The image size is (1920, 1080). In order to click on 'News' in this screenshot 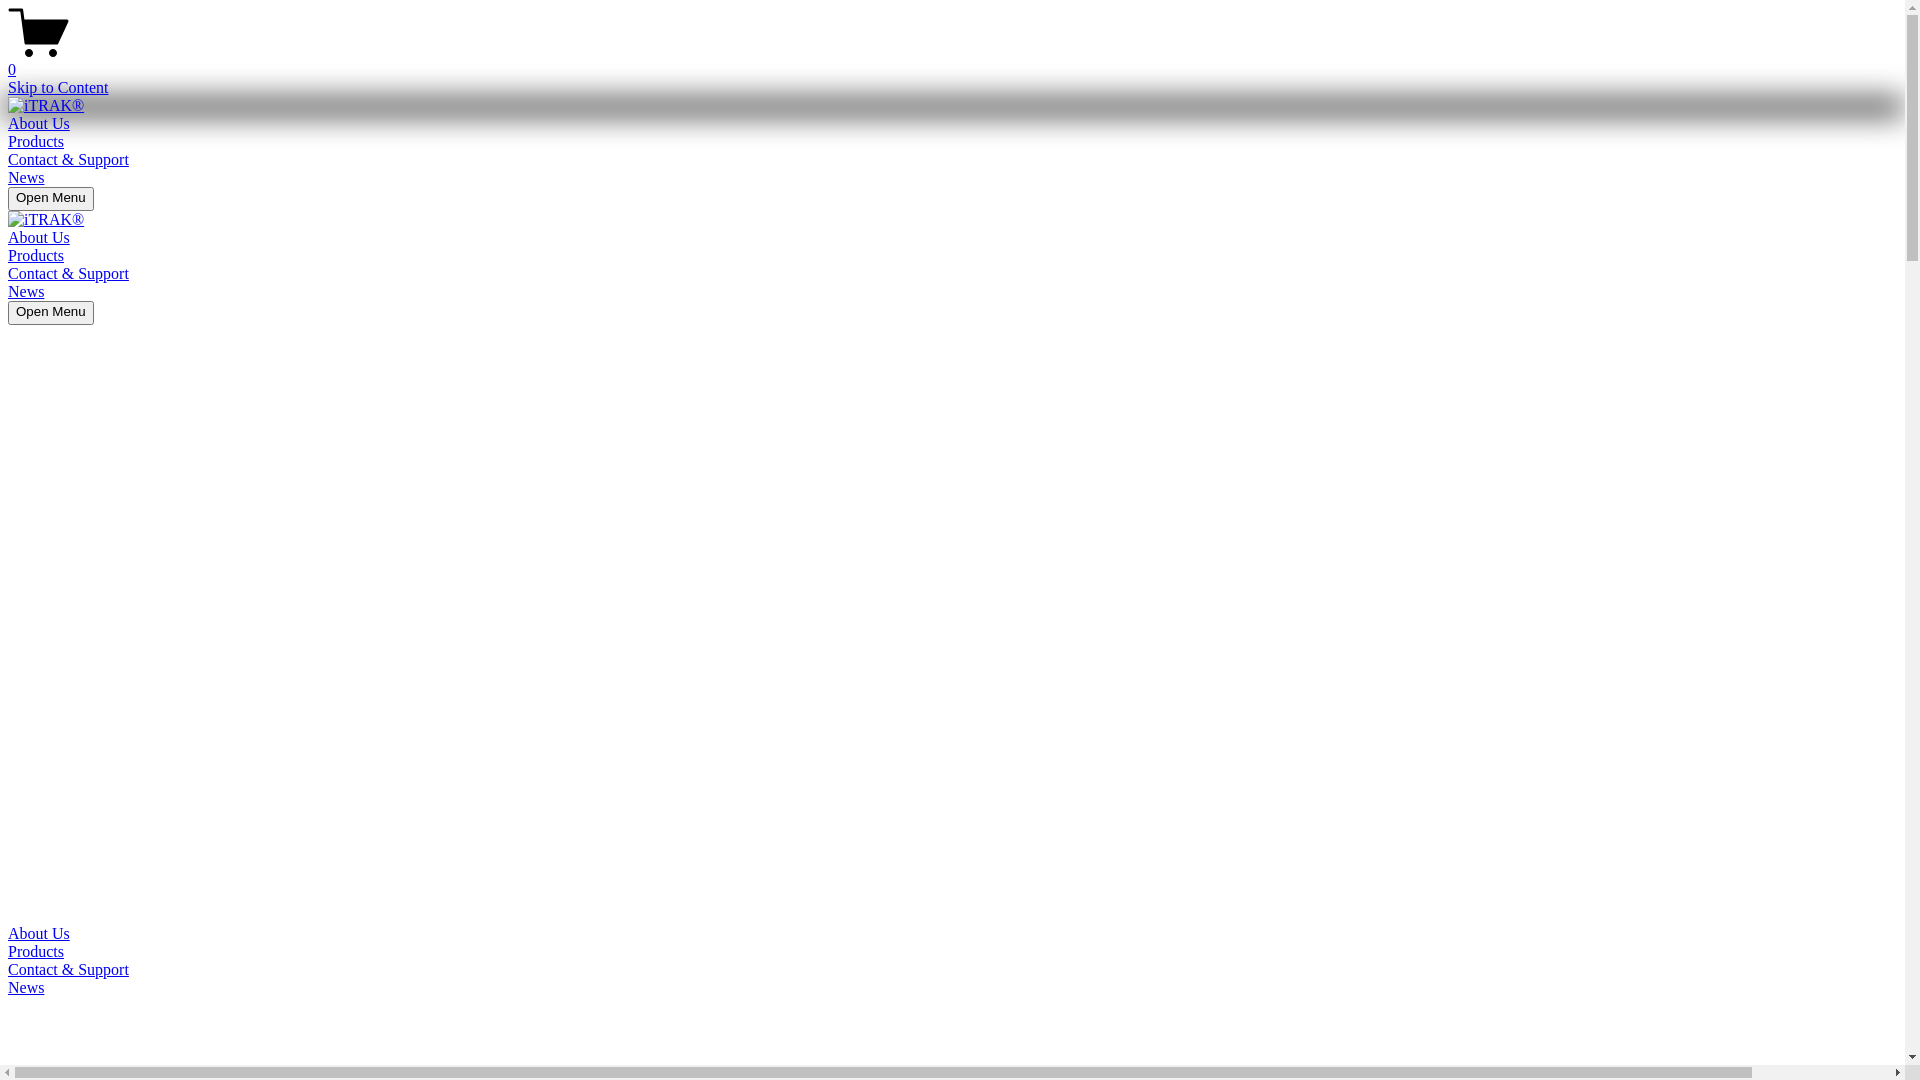, I will do `click(25, 176)`.